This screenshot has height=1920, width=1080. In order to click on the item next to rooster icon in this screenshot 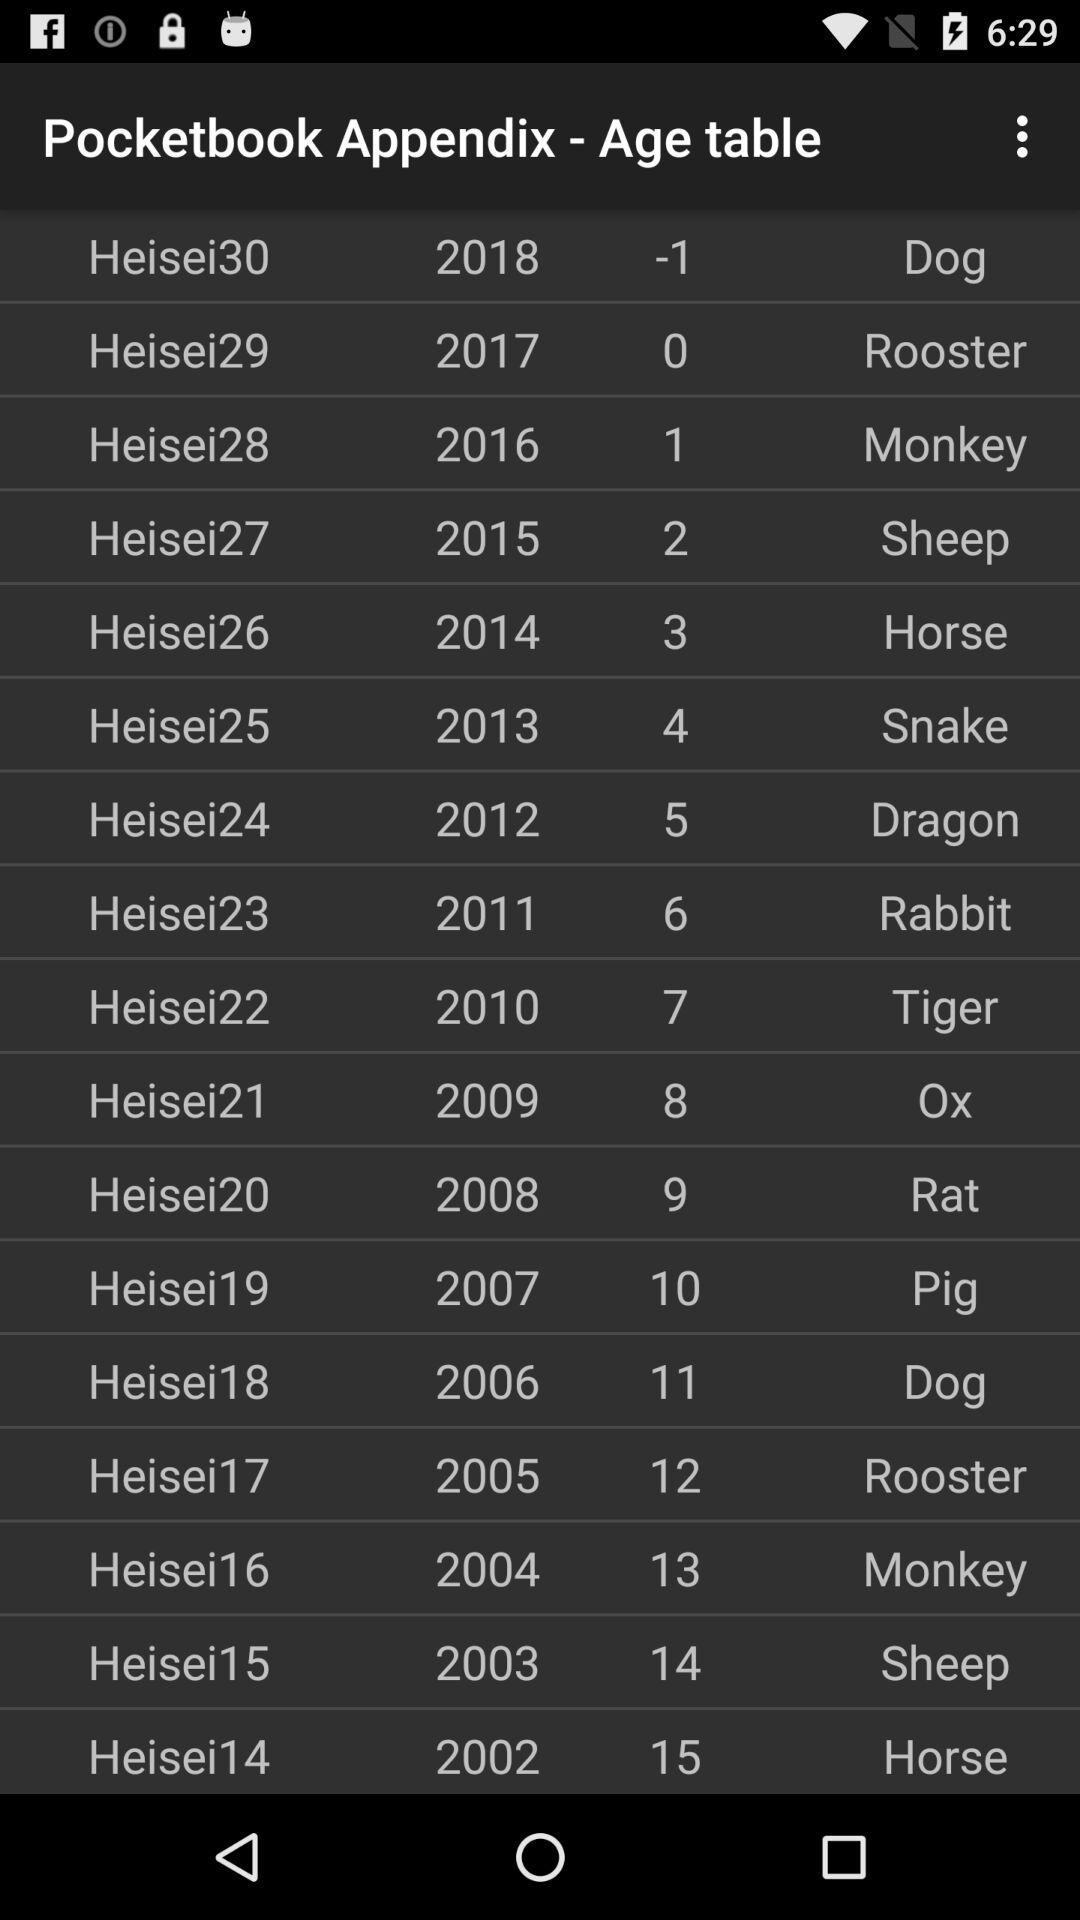, I will do `click(675, 1474)`.